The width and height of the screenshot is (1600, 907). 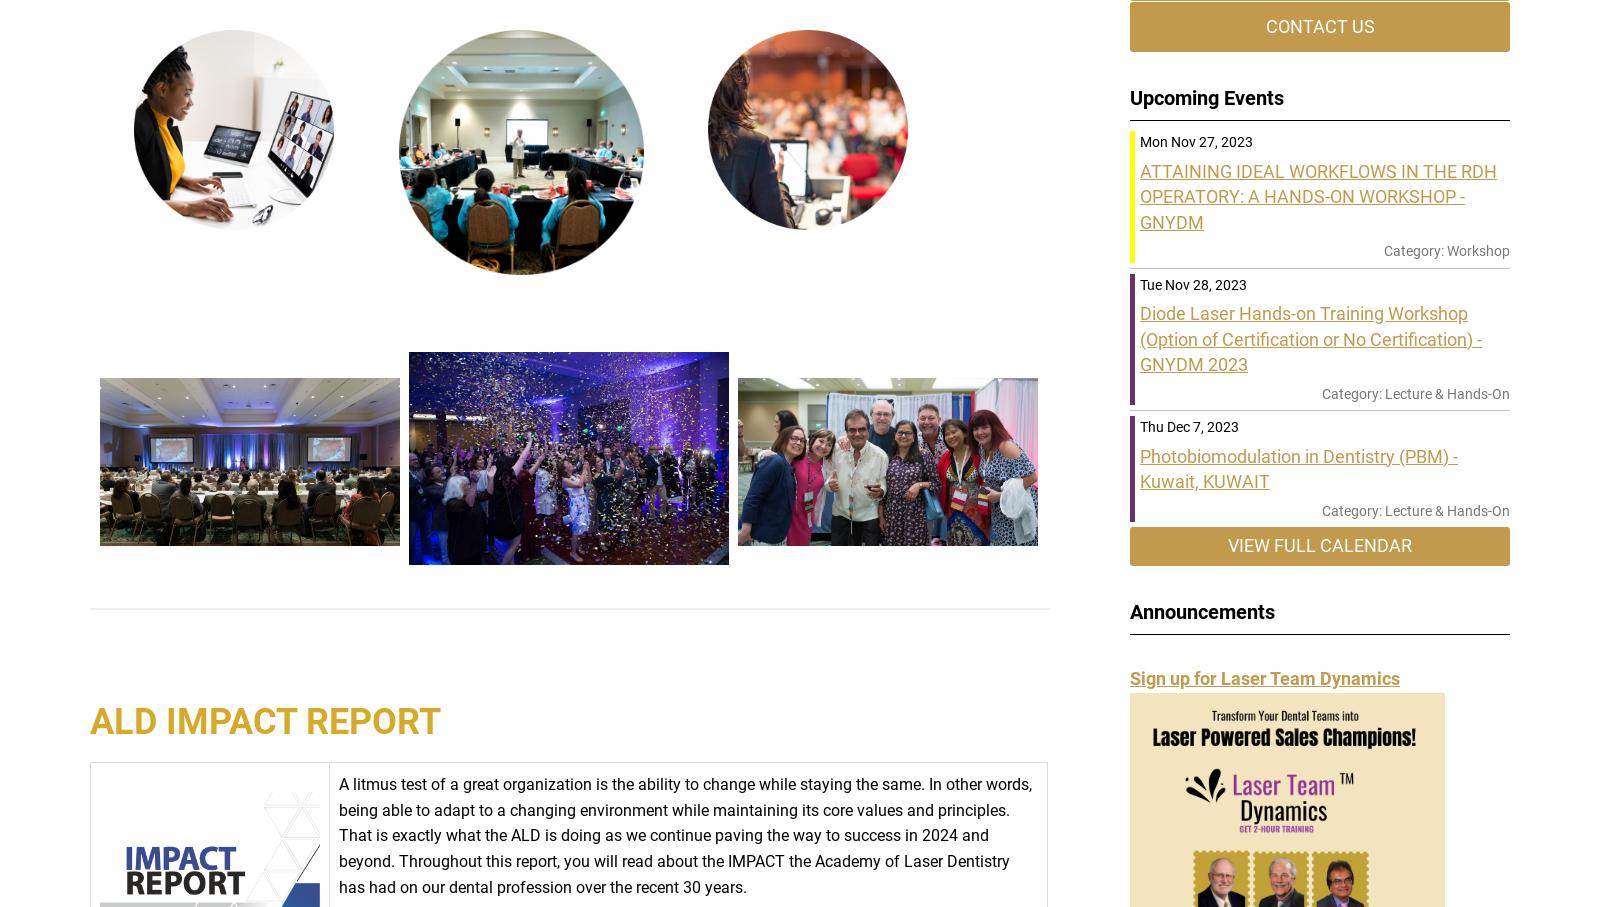 What do you see at coordinates (1189, 426) in the screenshot?
I see `'Thu Dec 7, 2023'` at bounding box center [1189, 426].